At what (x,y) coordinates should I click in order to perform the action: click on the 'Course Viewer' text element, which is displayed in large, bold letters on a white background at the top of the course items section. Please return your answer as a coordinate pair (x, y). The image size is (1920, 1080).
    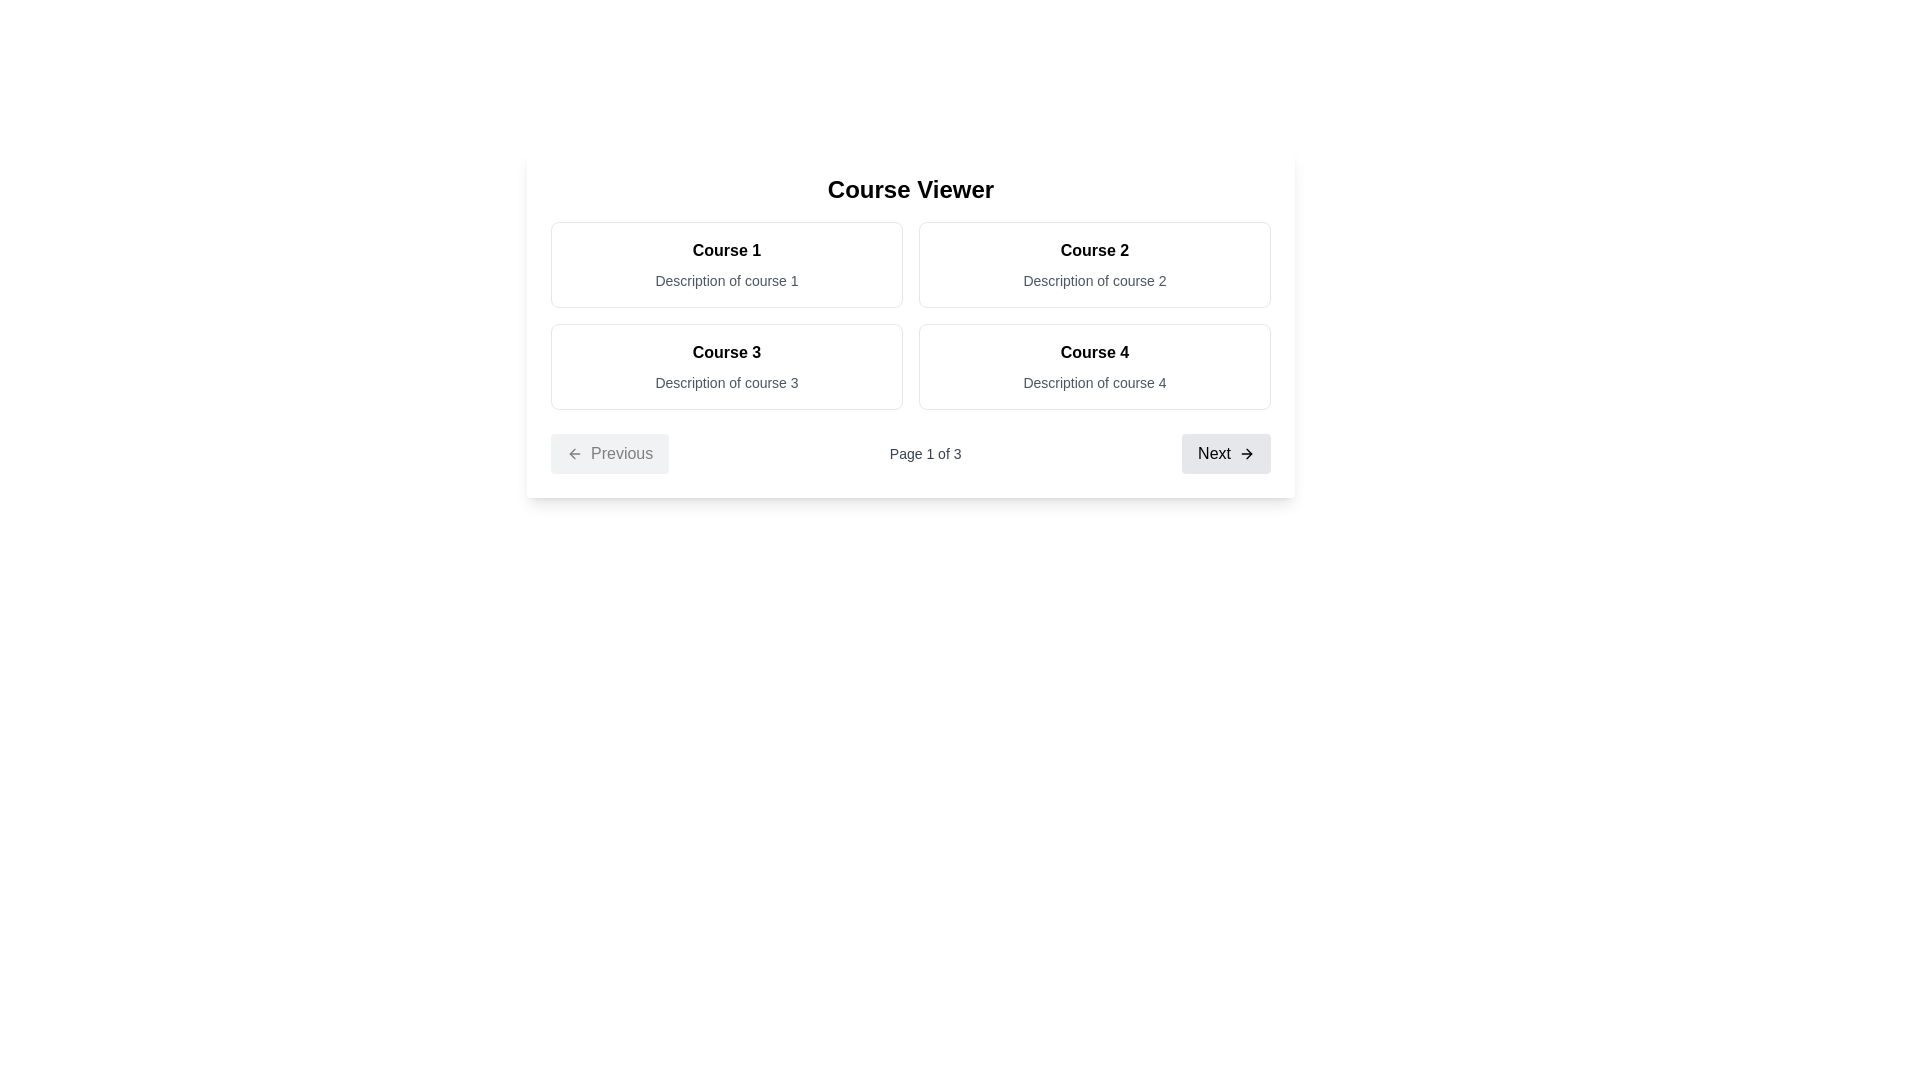
    Looking at the image, I should click on (910, 189).